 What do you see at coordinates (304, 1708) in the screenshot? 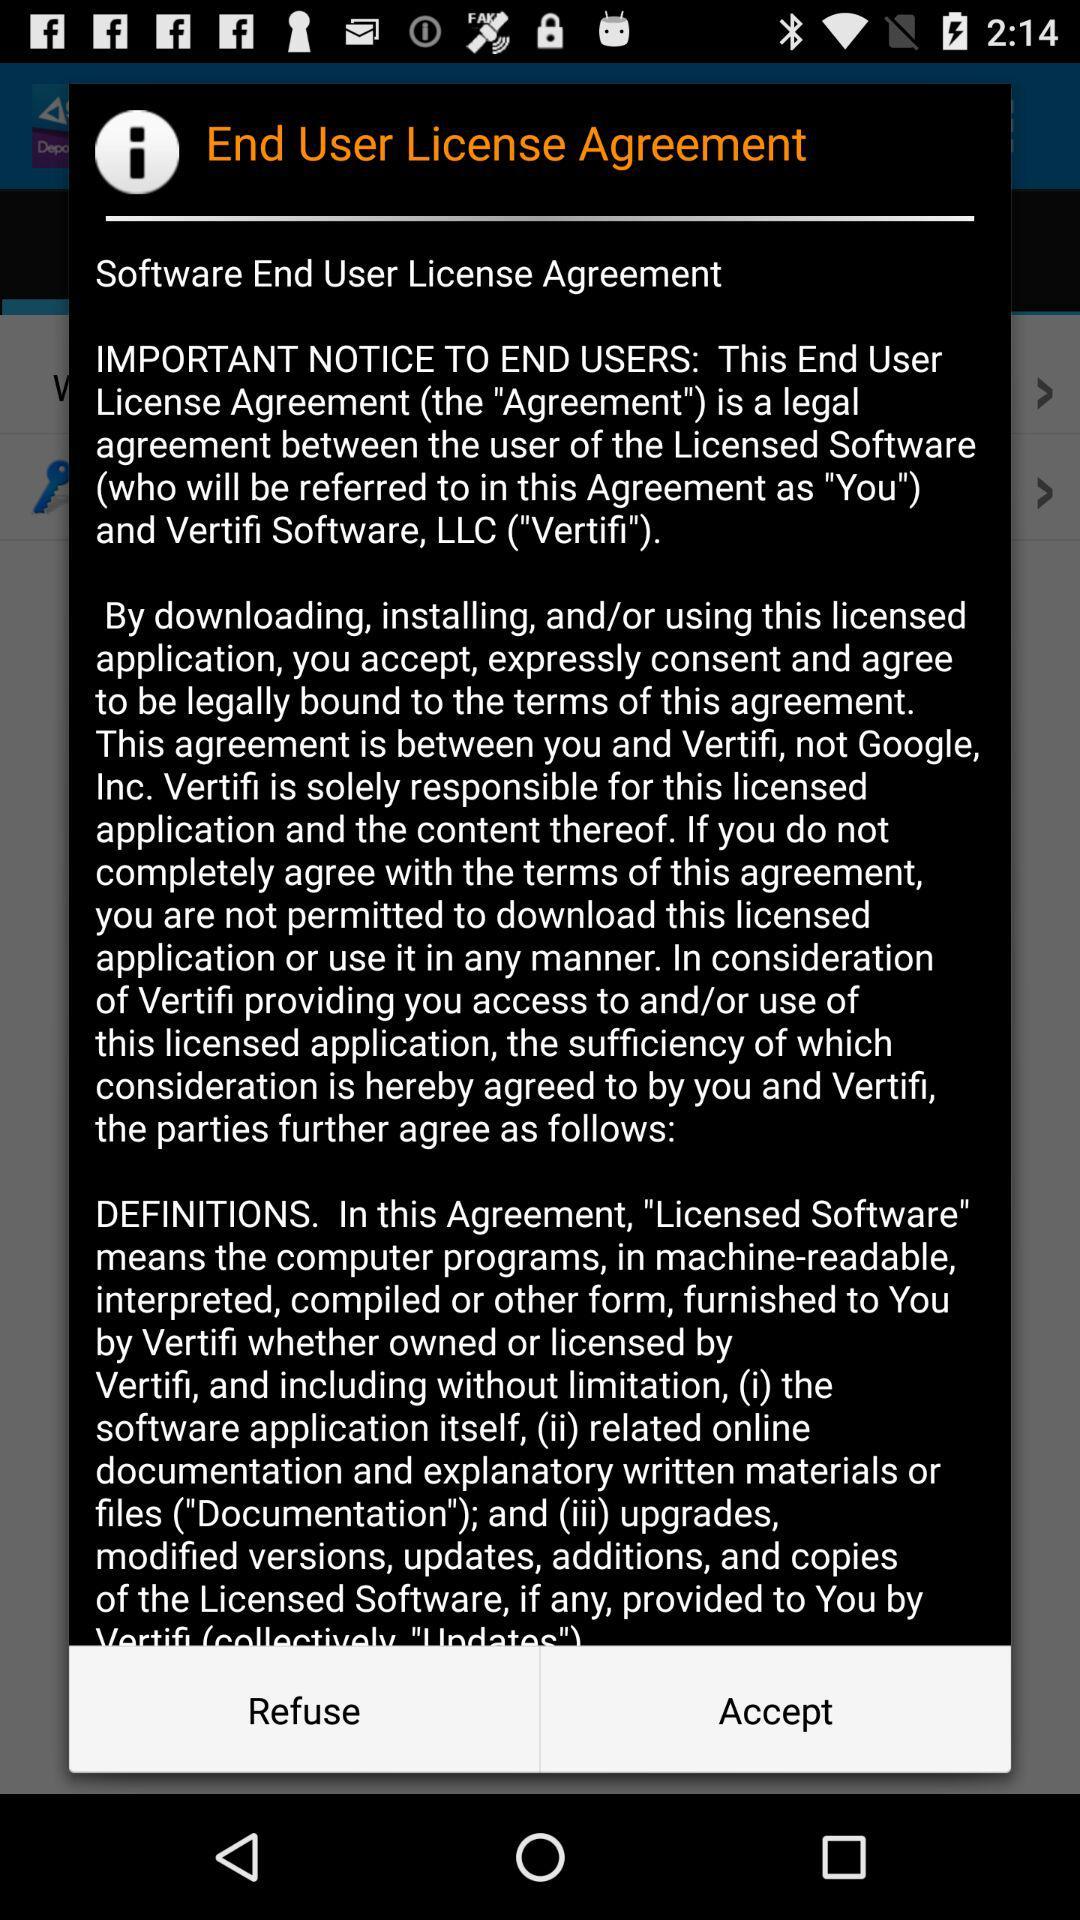
I see `refuse icon` at bounding box center [304, 1708].